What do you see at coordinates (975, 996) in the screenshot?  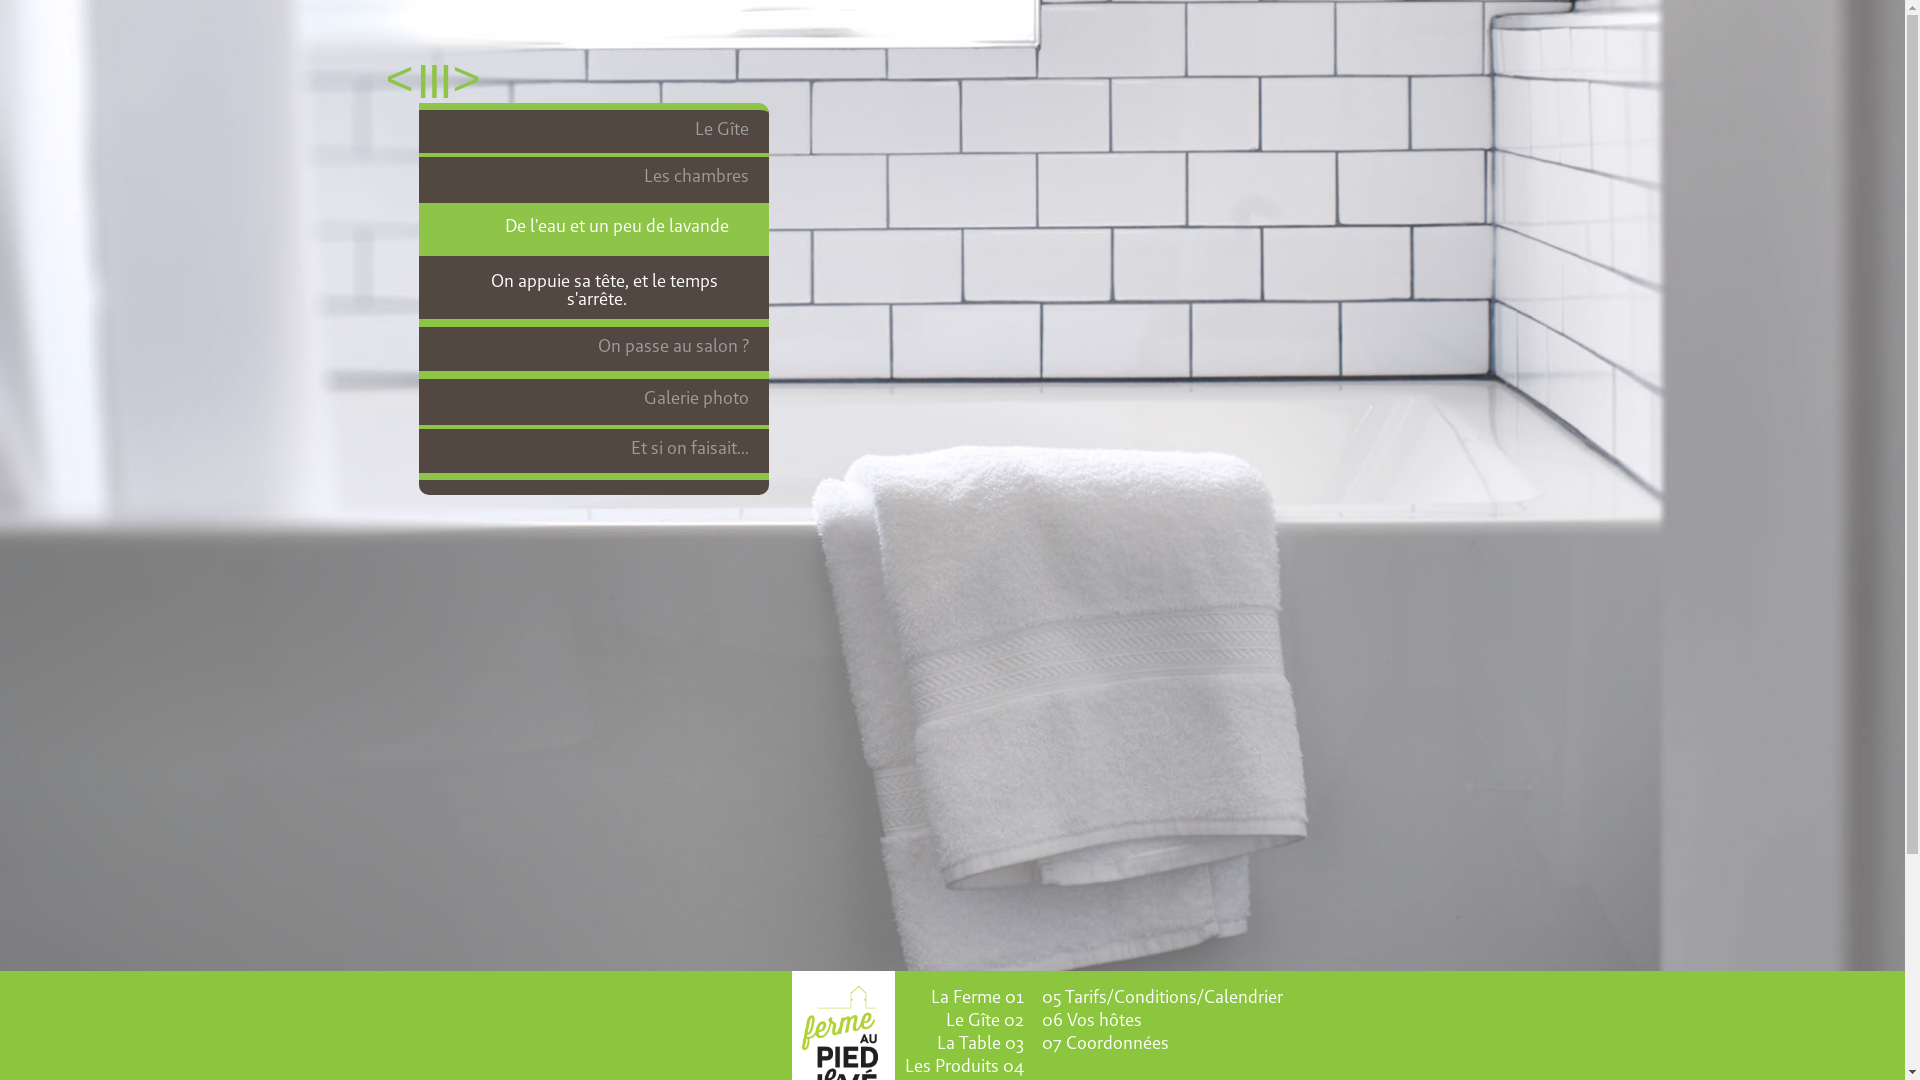 I see `'La Ferme 01'` at bounding box center [975, 996].